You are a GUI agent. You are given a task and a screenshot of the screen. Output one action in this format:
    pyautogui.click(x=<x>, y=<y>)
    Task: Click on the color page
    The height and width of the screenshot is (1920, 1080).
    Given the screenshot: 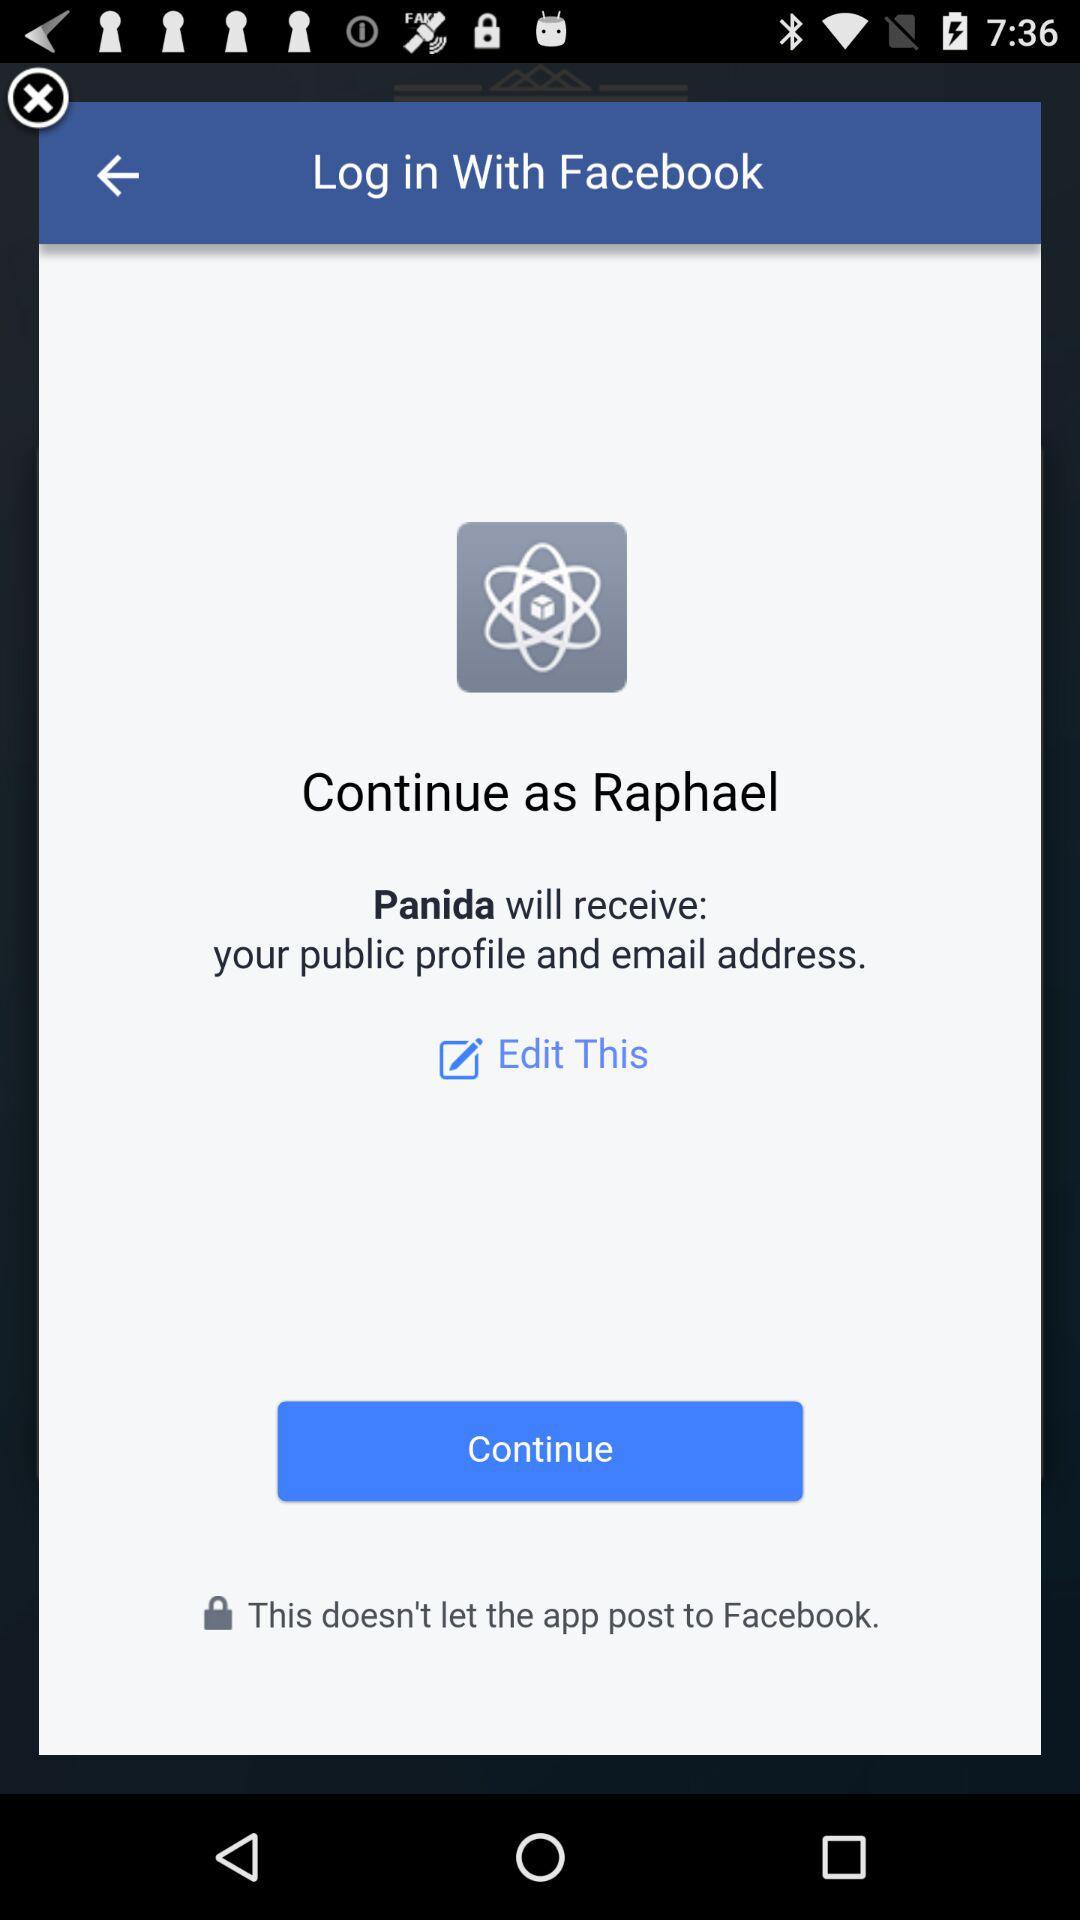 What is the action you would take?
    pyautogui.click(x=540, y=927)
    